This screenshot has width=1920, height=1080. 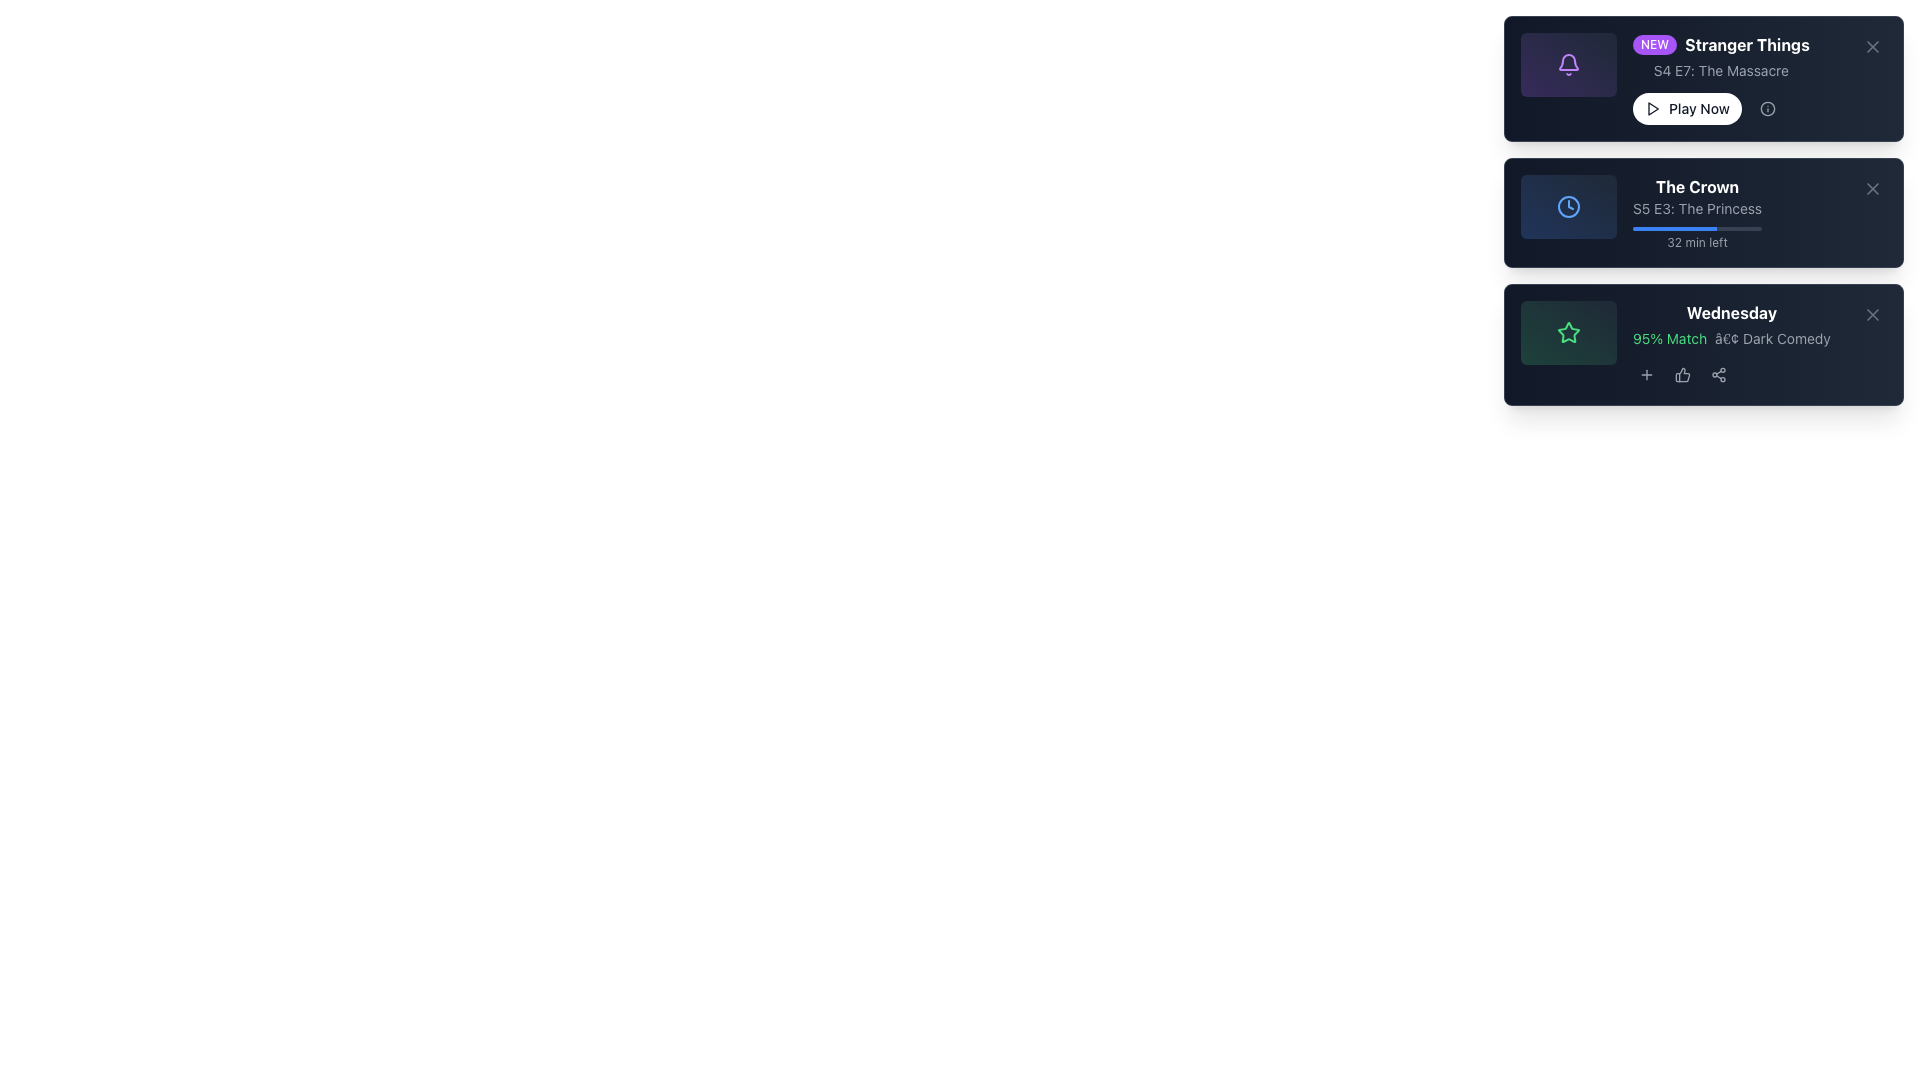 What do you see at coordinates (1703, 77) in the screenshot?
I see `the 'NEW' badge on the 'Stranger Things' card component, which is the first card in the list of media information` at bounding box center [1703, 77].